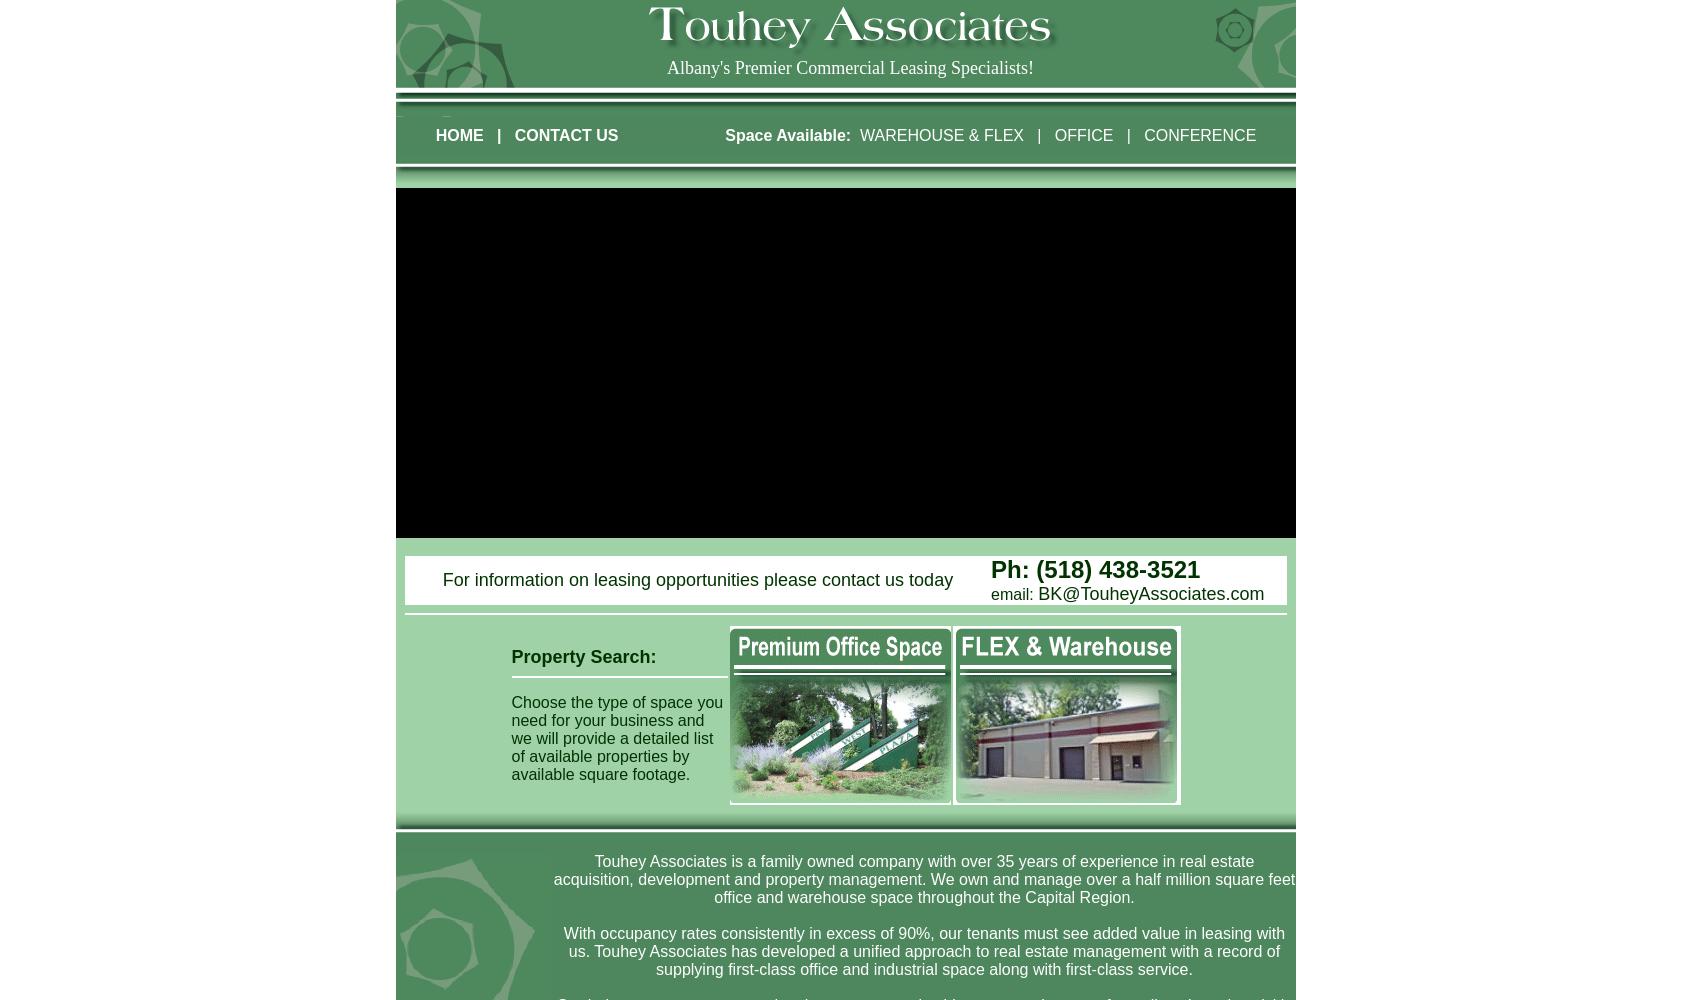 The width and height of the screenshot is (1692, 1000). I want to click on 'Choose the 
							type of space you need for your business and we will 
							provide a detailed list of available properties by 
							available square footage.', so click(616, 737).